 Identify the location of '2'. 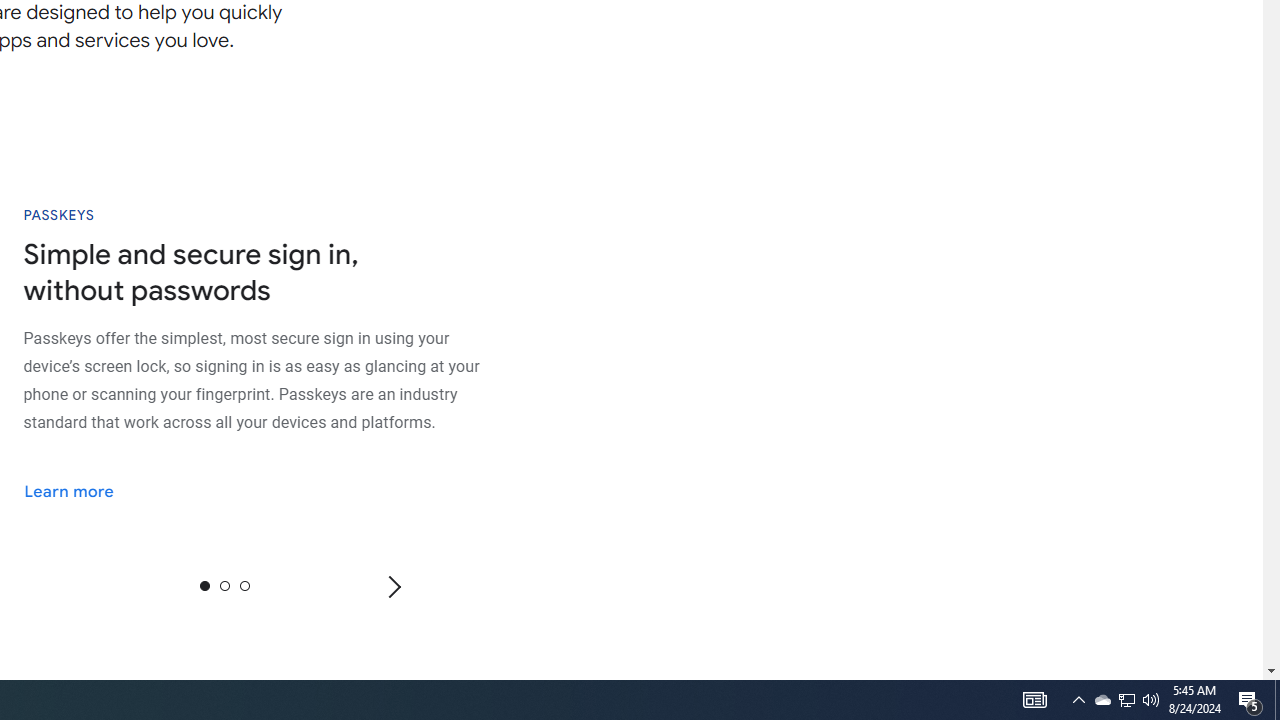
(242, 585).